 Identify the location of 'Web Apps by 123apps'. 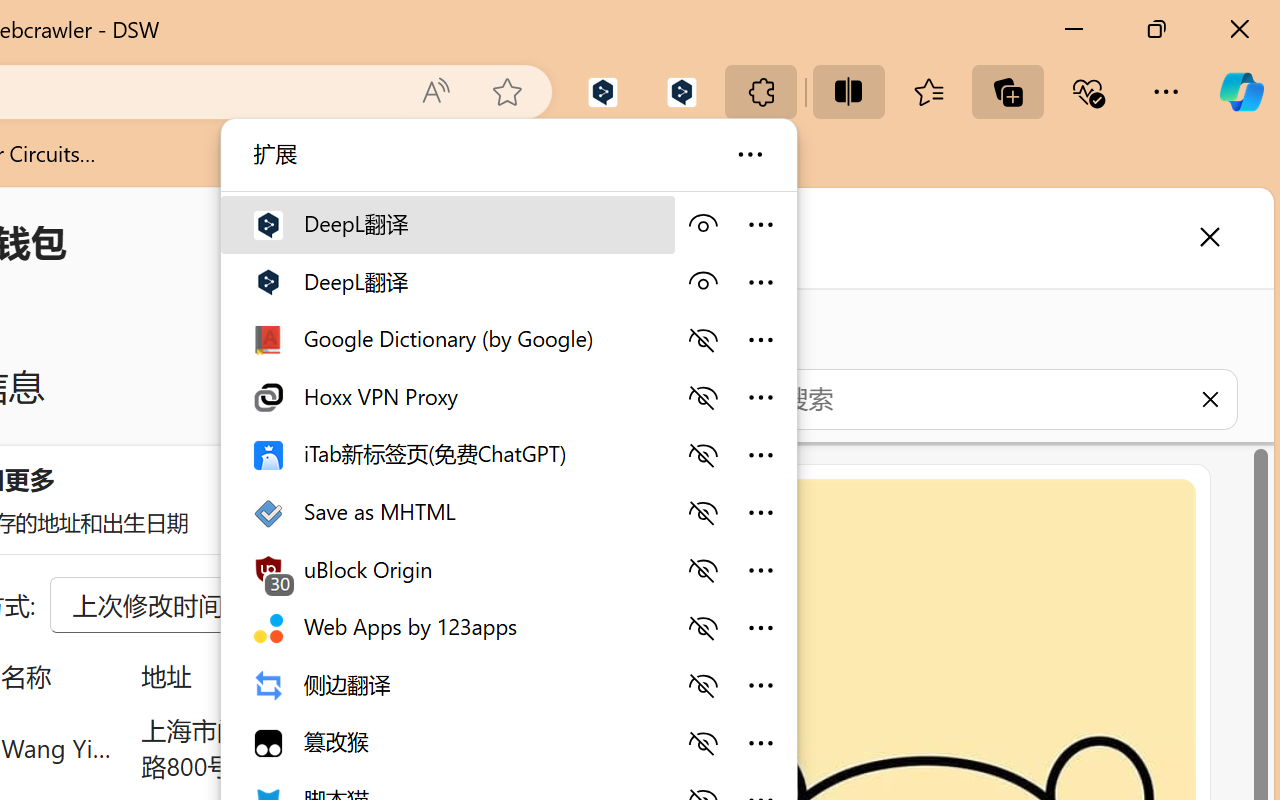
(445, 626).